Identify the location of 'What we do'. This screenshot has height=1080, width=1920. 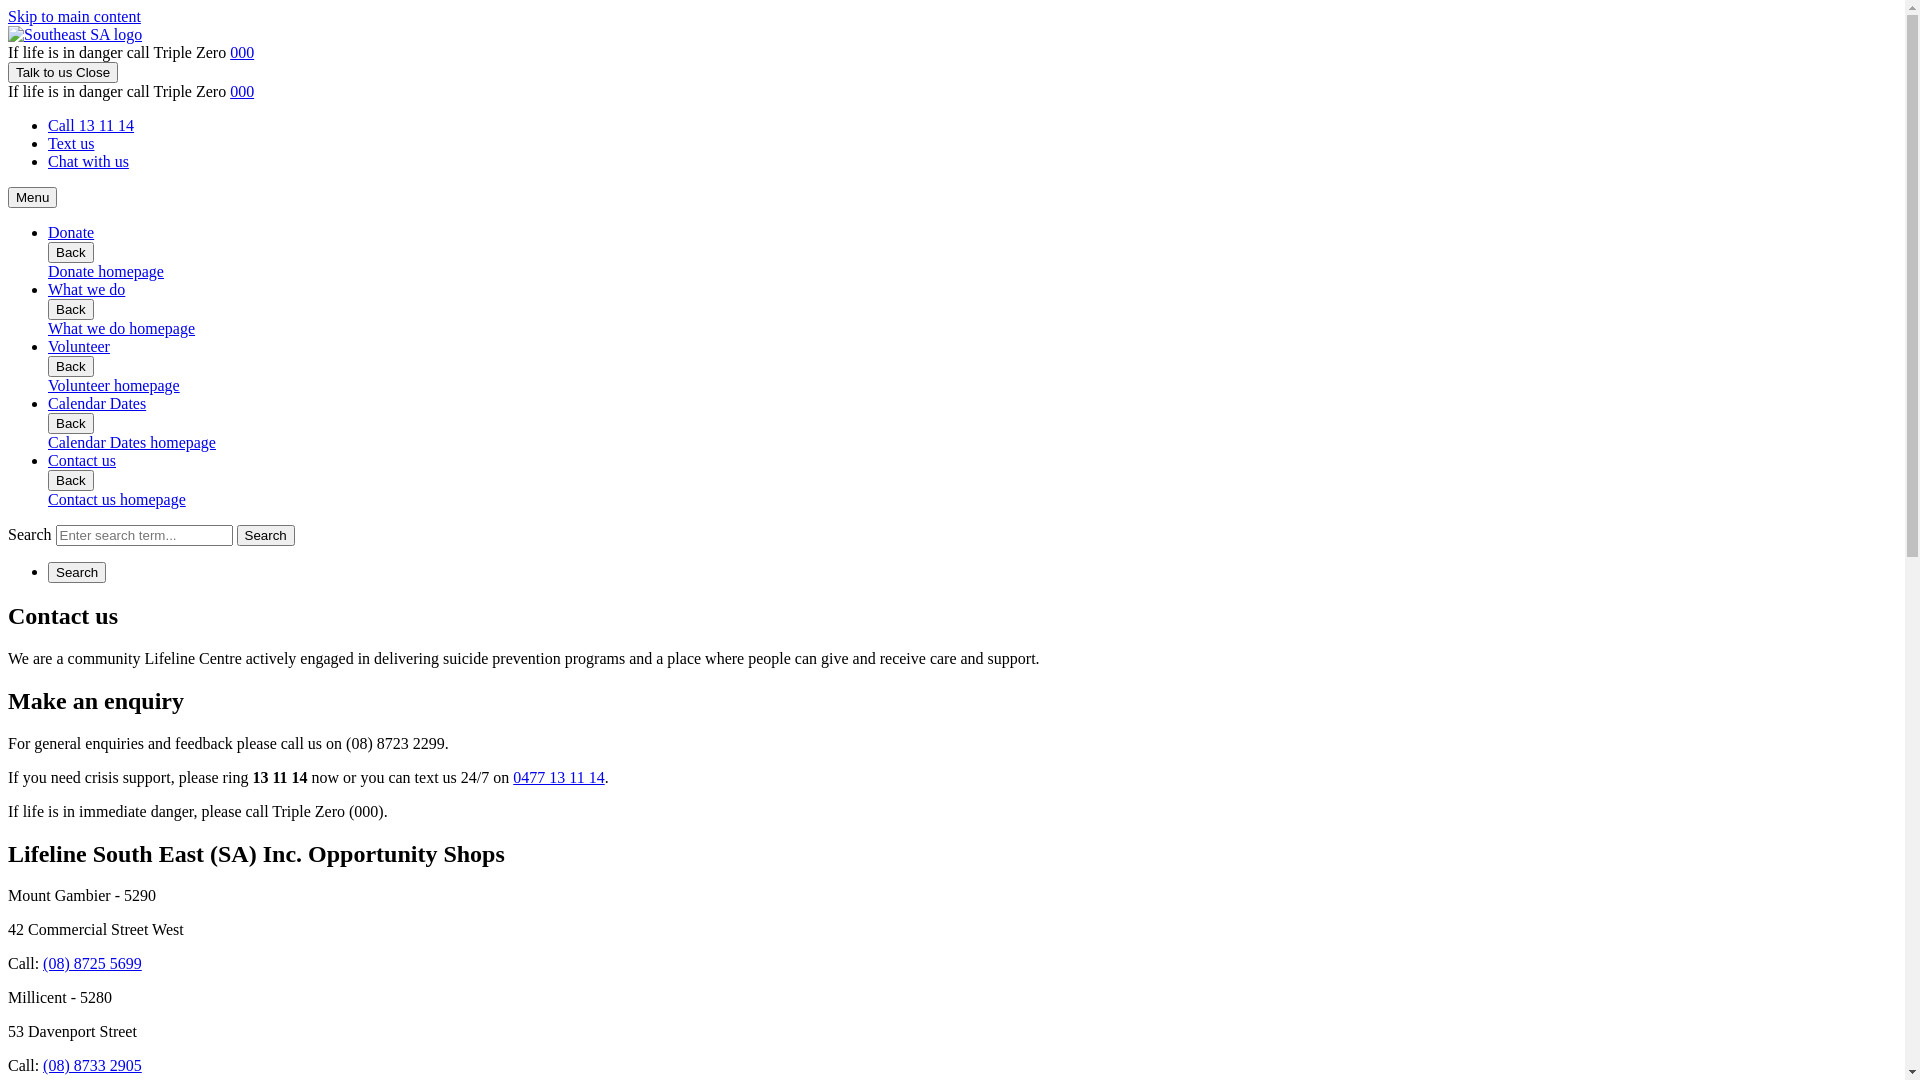
(48, 289).